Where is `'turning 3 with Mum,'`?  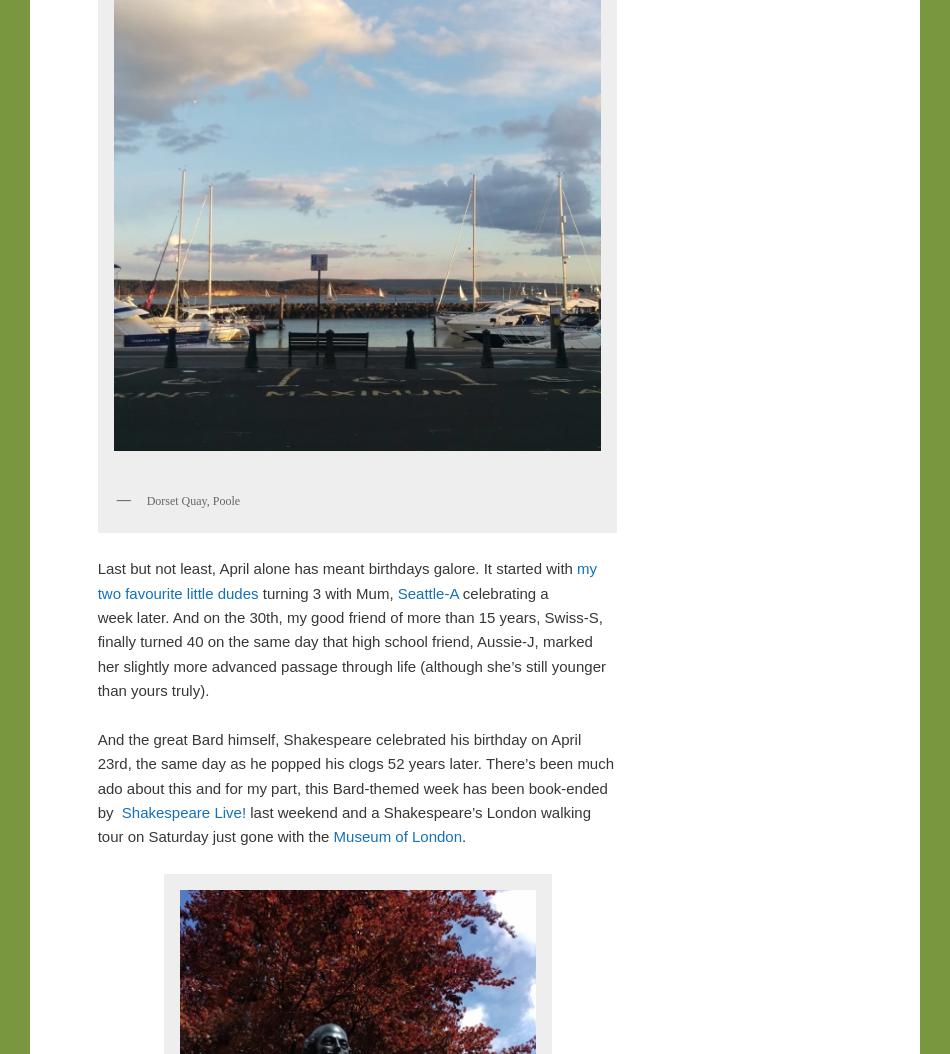
'turning 3 with Mum,' is located at coordinates (326, 591).